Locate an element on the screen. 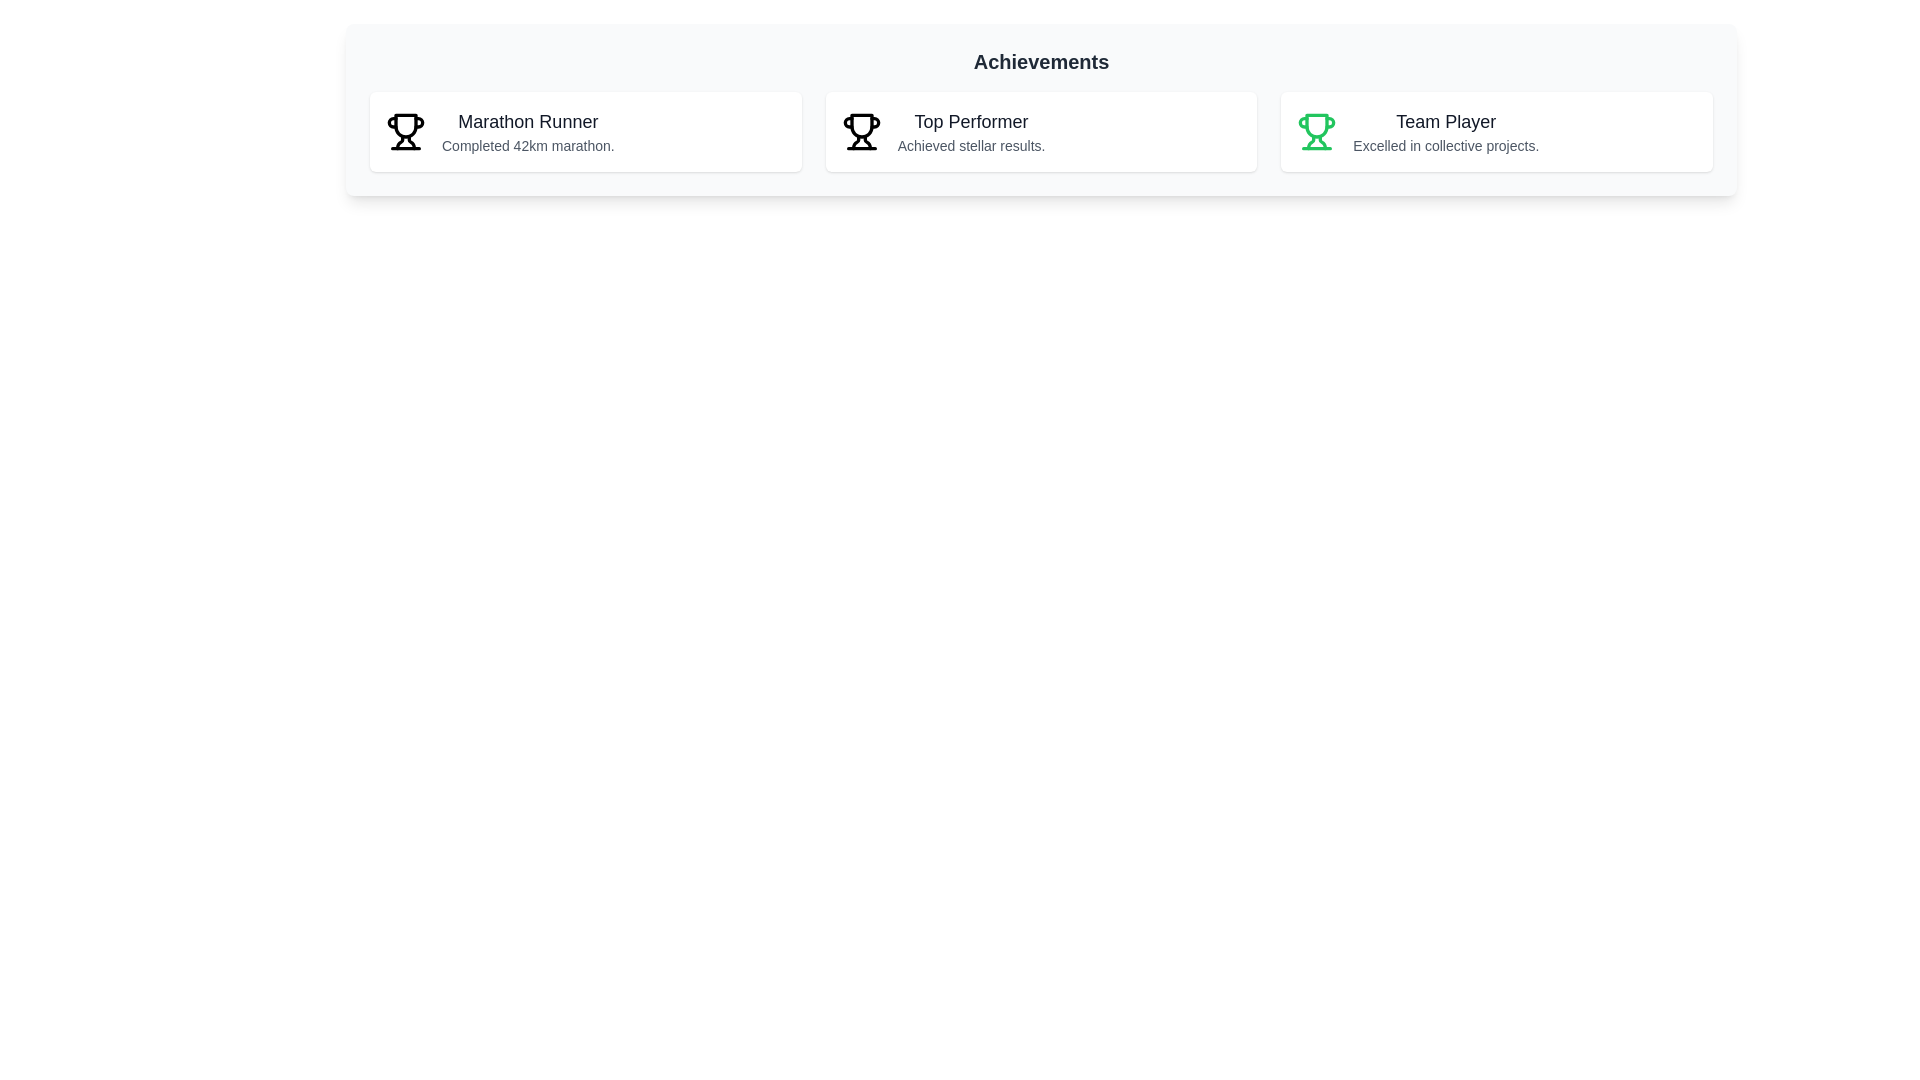  the text label reading 'Completed 42km marathon.' which is positioned directly below the title 'Marathon Runner' in the leftmost card is located at coordinates (528, 145).